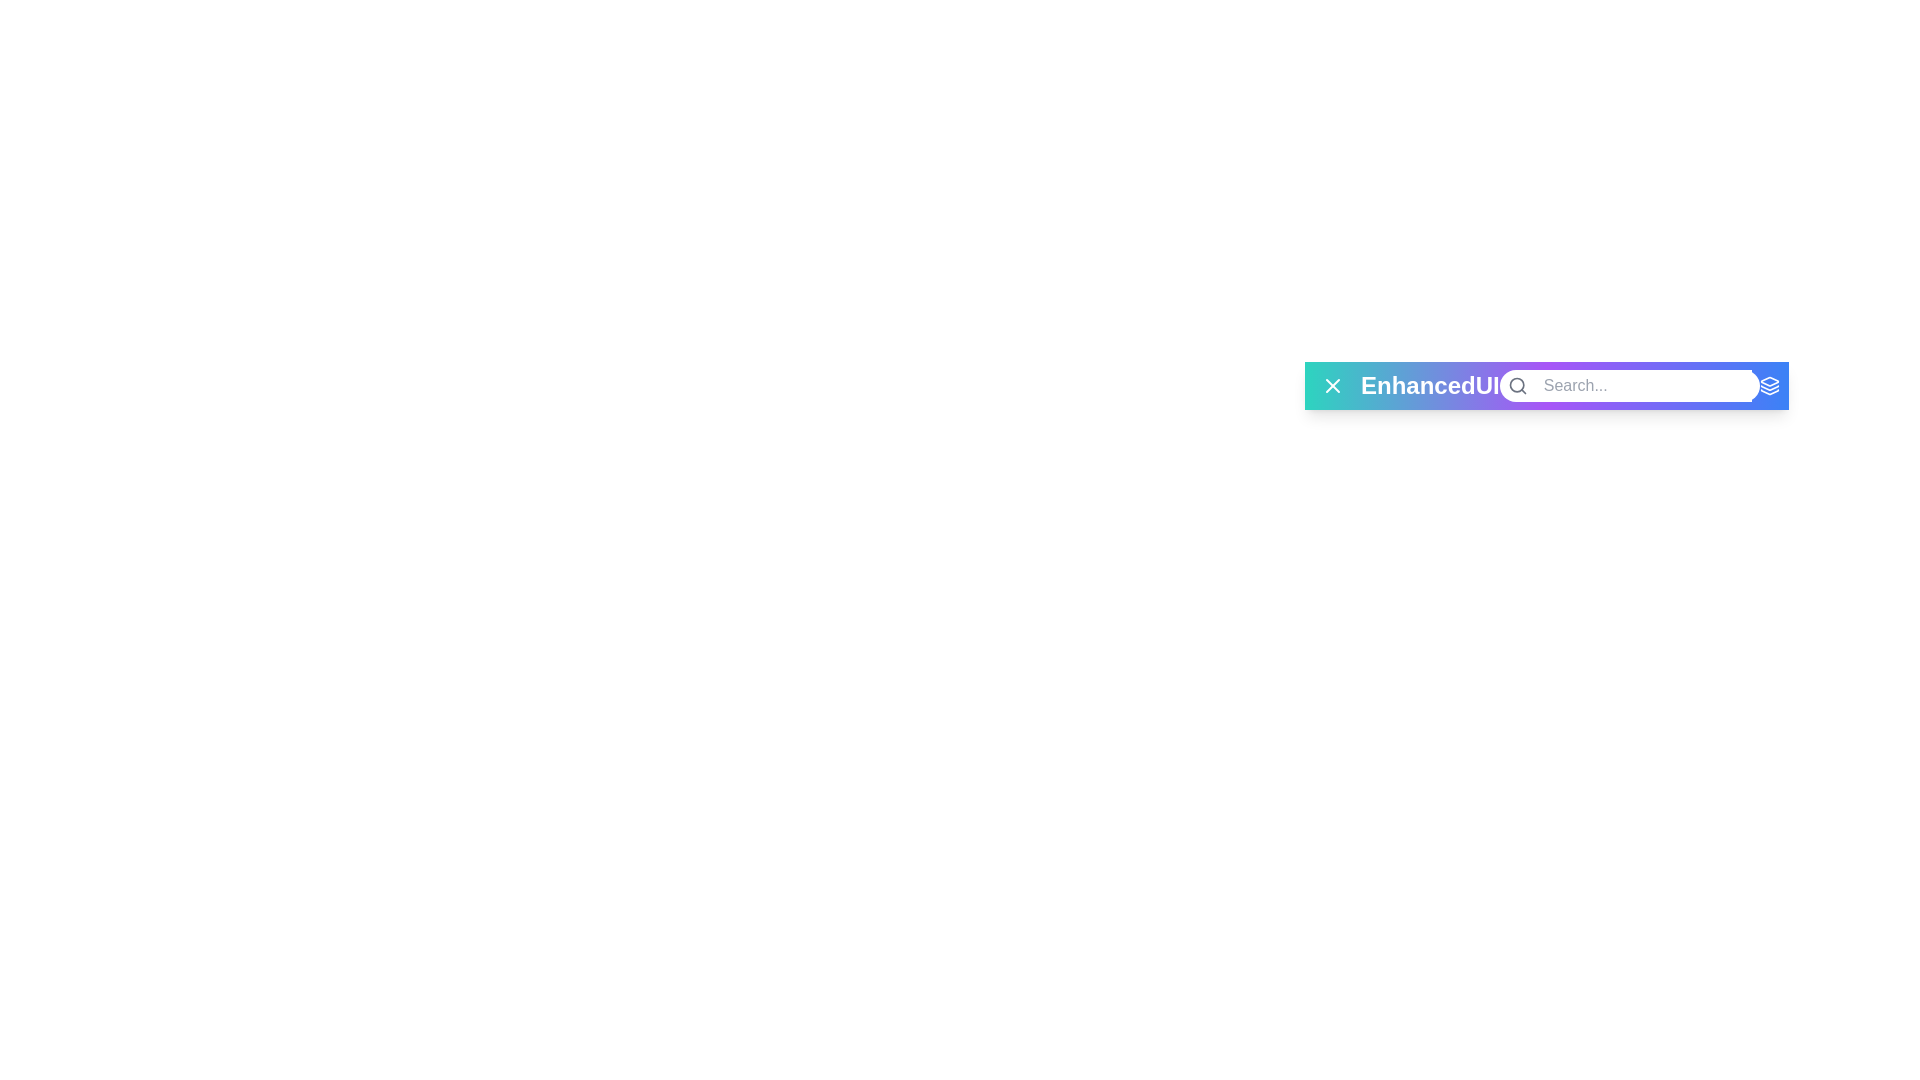 The height and width of the screenshot is (1080, 1920). Describe the element at coordinates (1333, 385) in the screenshot. I see `menu toggle button to toggle the menu state` at that location.